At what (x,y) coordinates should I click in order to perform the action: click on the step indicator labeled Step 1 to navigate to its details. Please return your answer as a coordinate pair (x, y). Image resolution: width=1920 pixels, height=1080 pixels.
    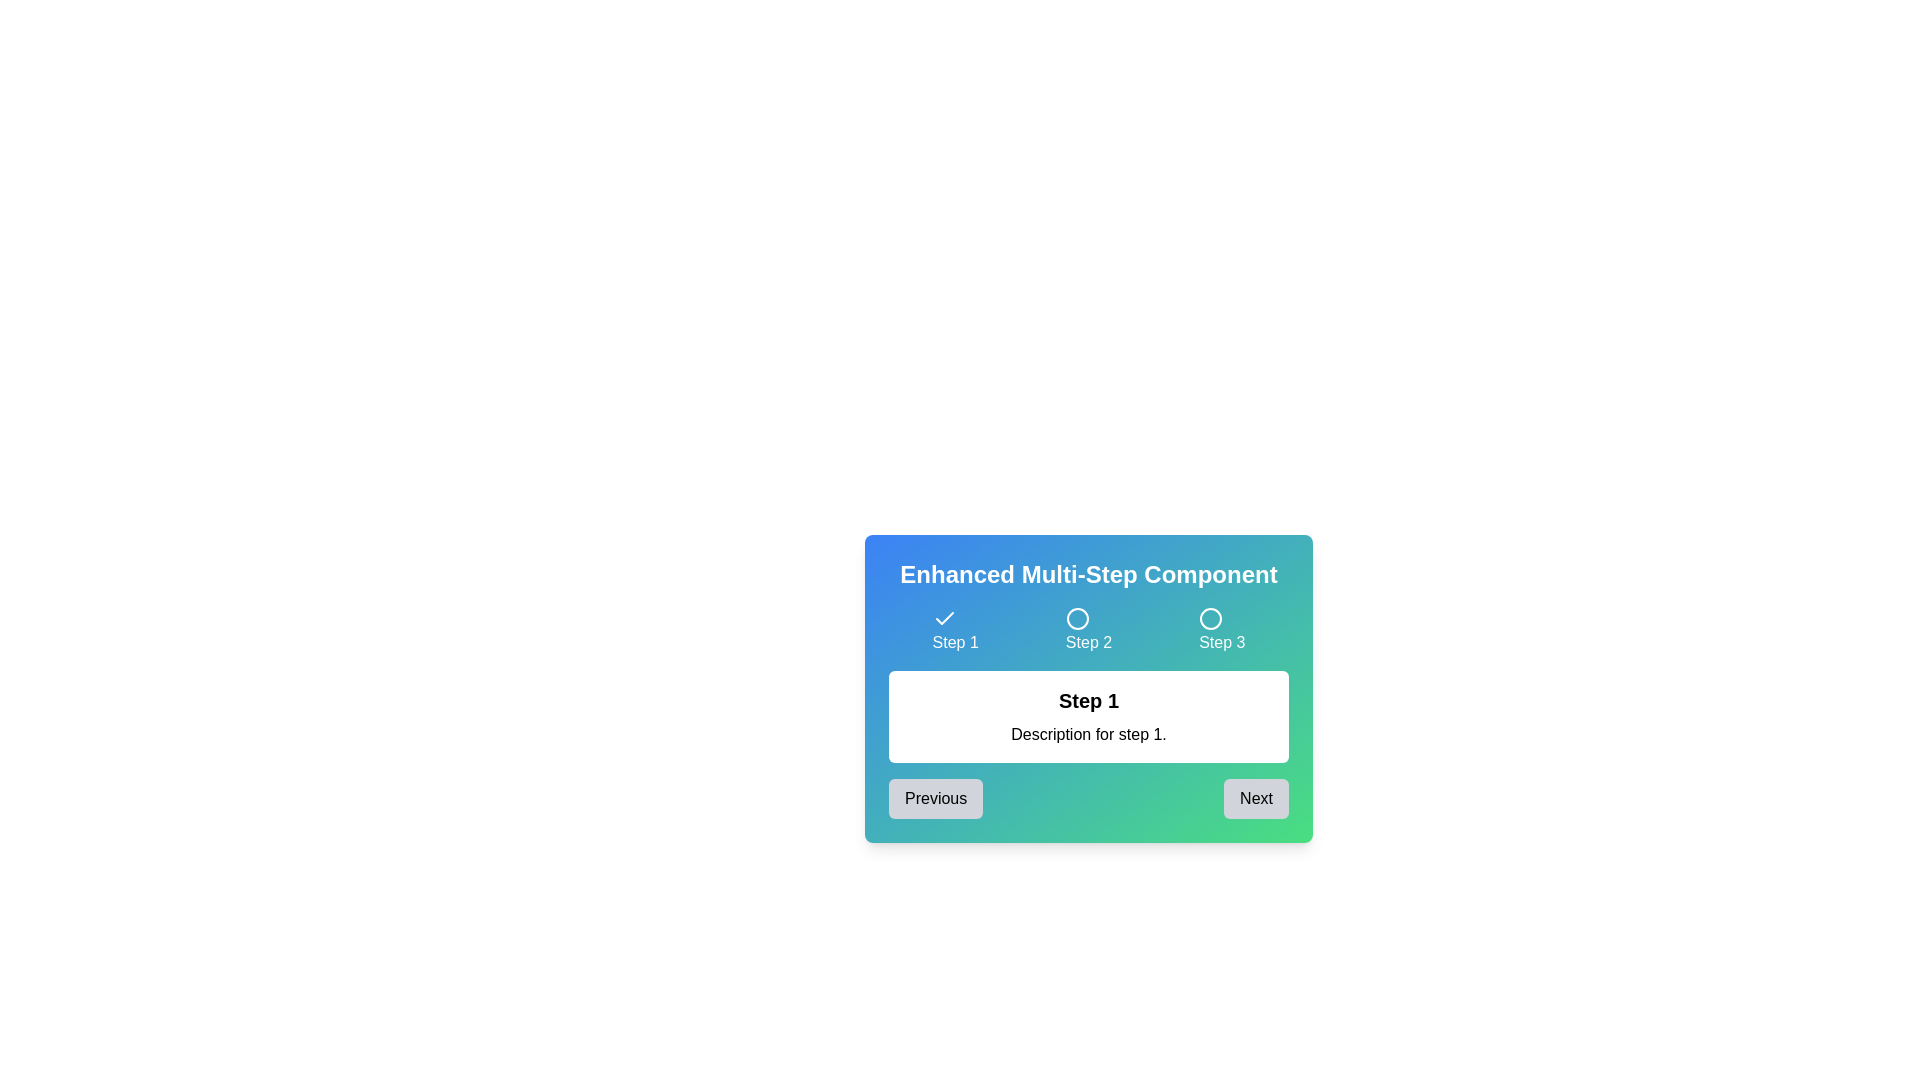
    Looking at the image, I should click on (954, 631).